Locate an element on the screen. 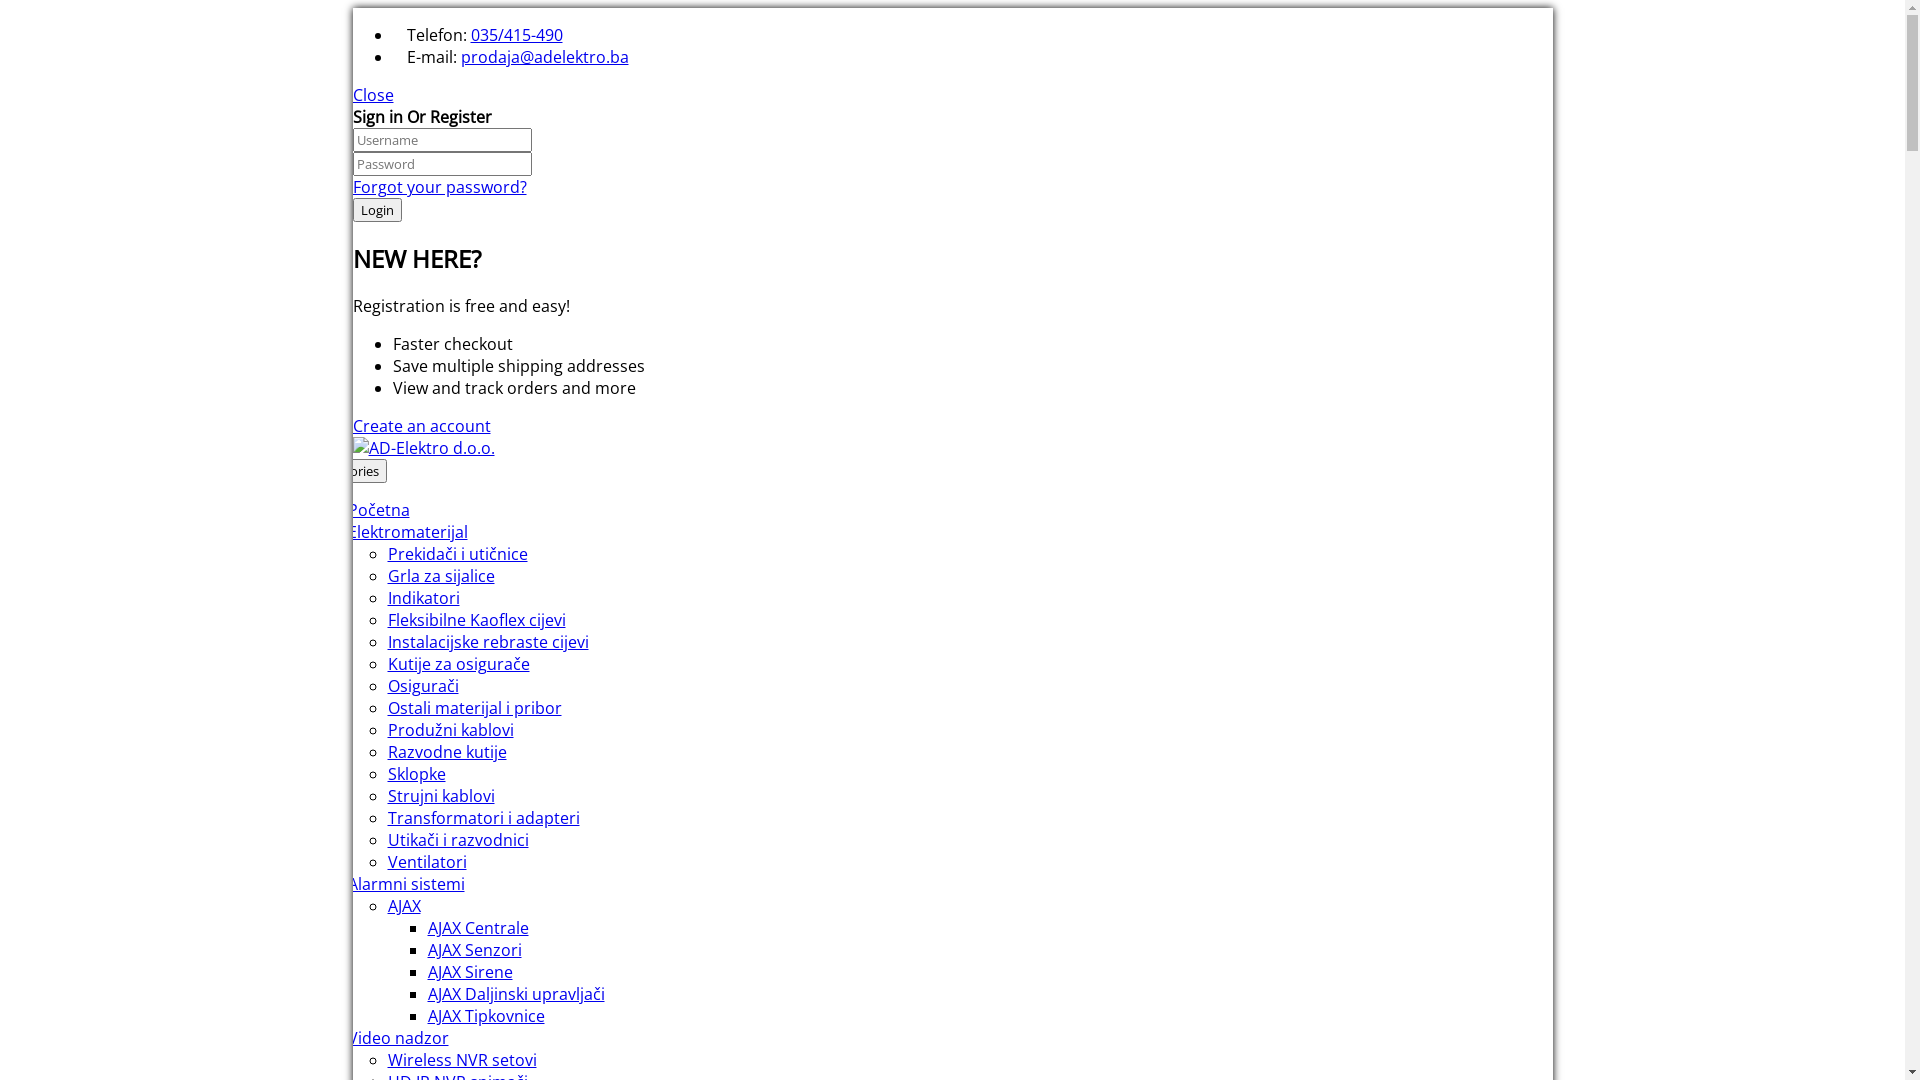 The width and height of the screenshot is (1920, 1080). 'AJAX Senzori' is located at coordinates (474, 948).